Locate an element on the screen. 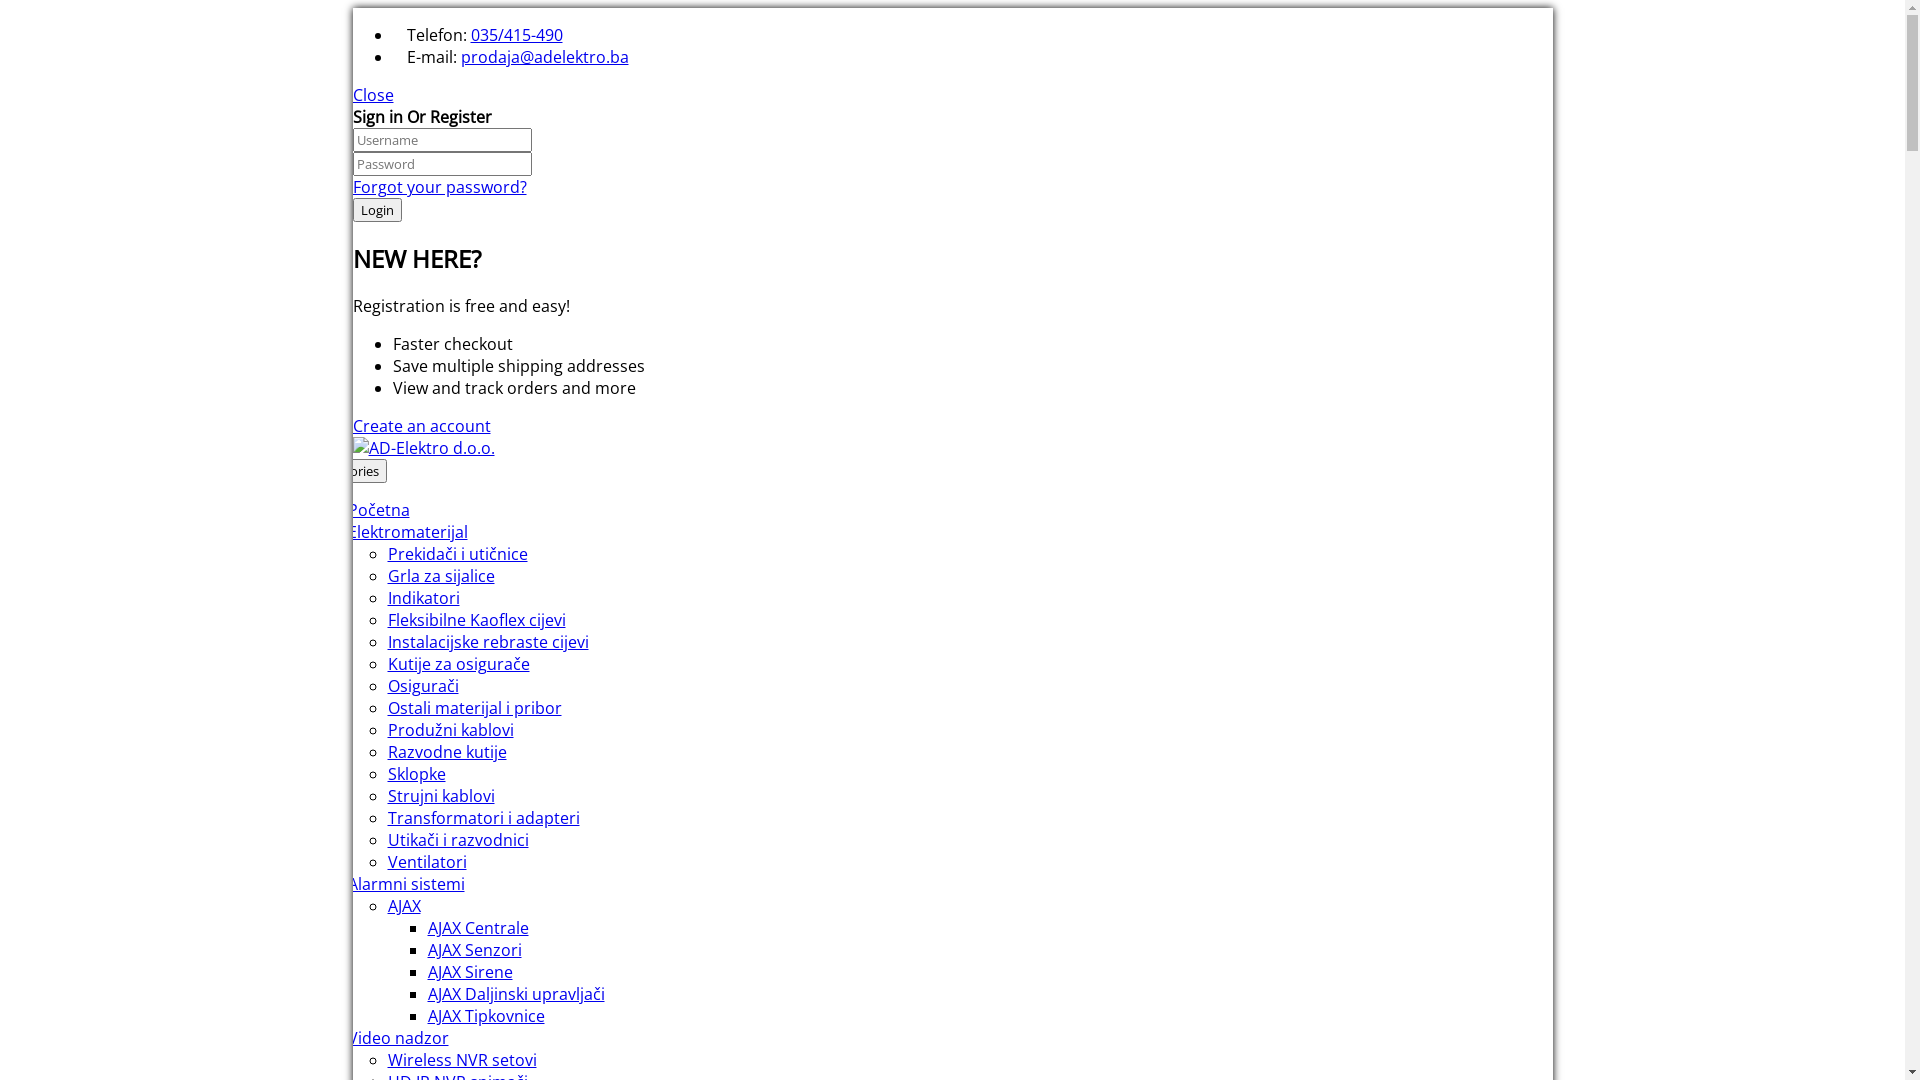 The width and height of the screenshot is (1920, 1080). 'AJAX Senzori' is located at coordinates (474, 948).